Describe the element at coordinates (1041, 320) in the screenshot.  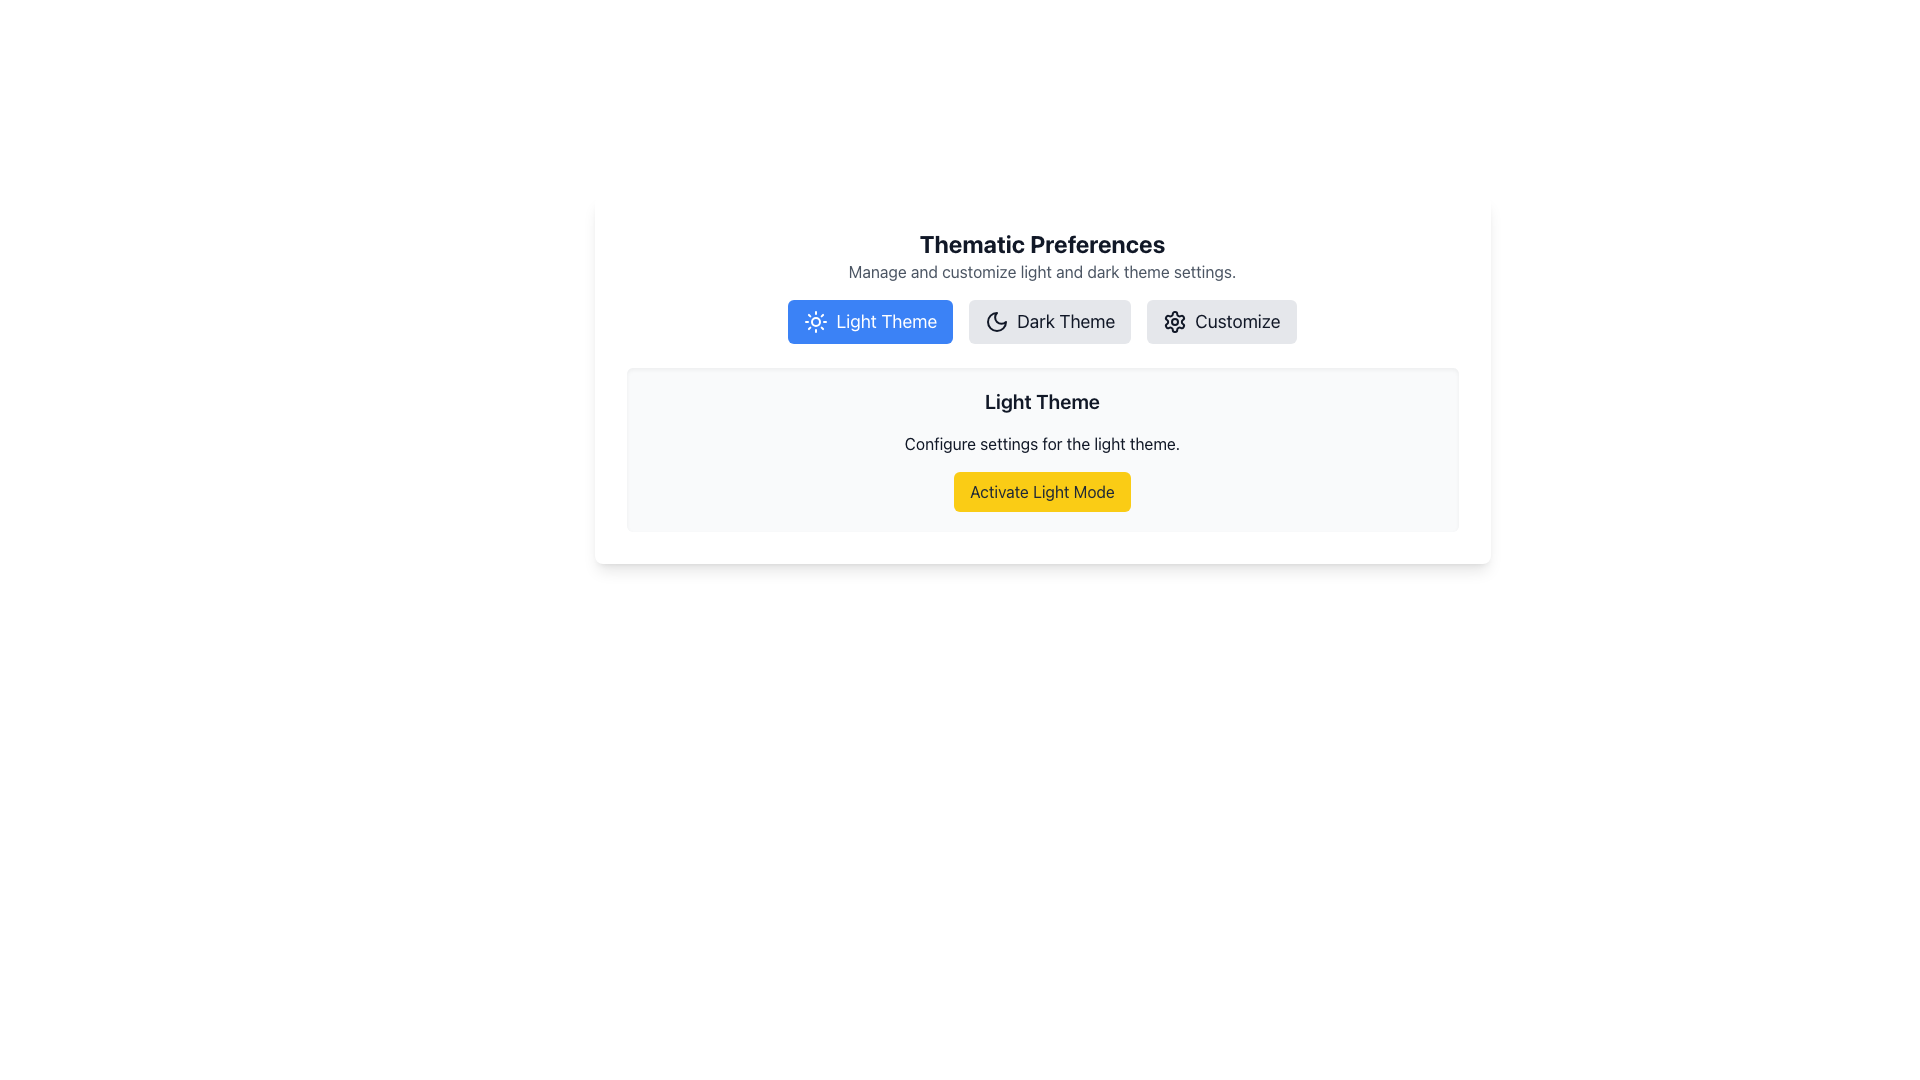
I see `the 'Dark Theme' button` at that location.